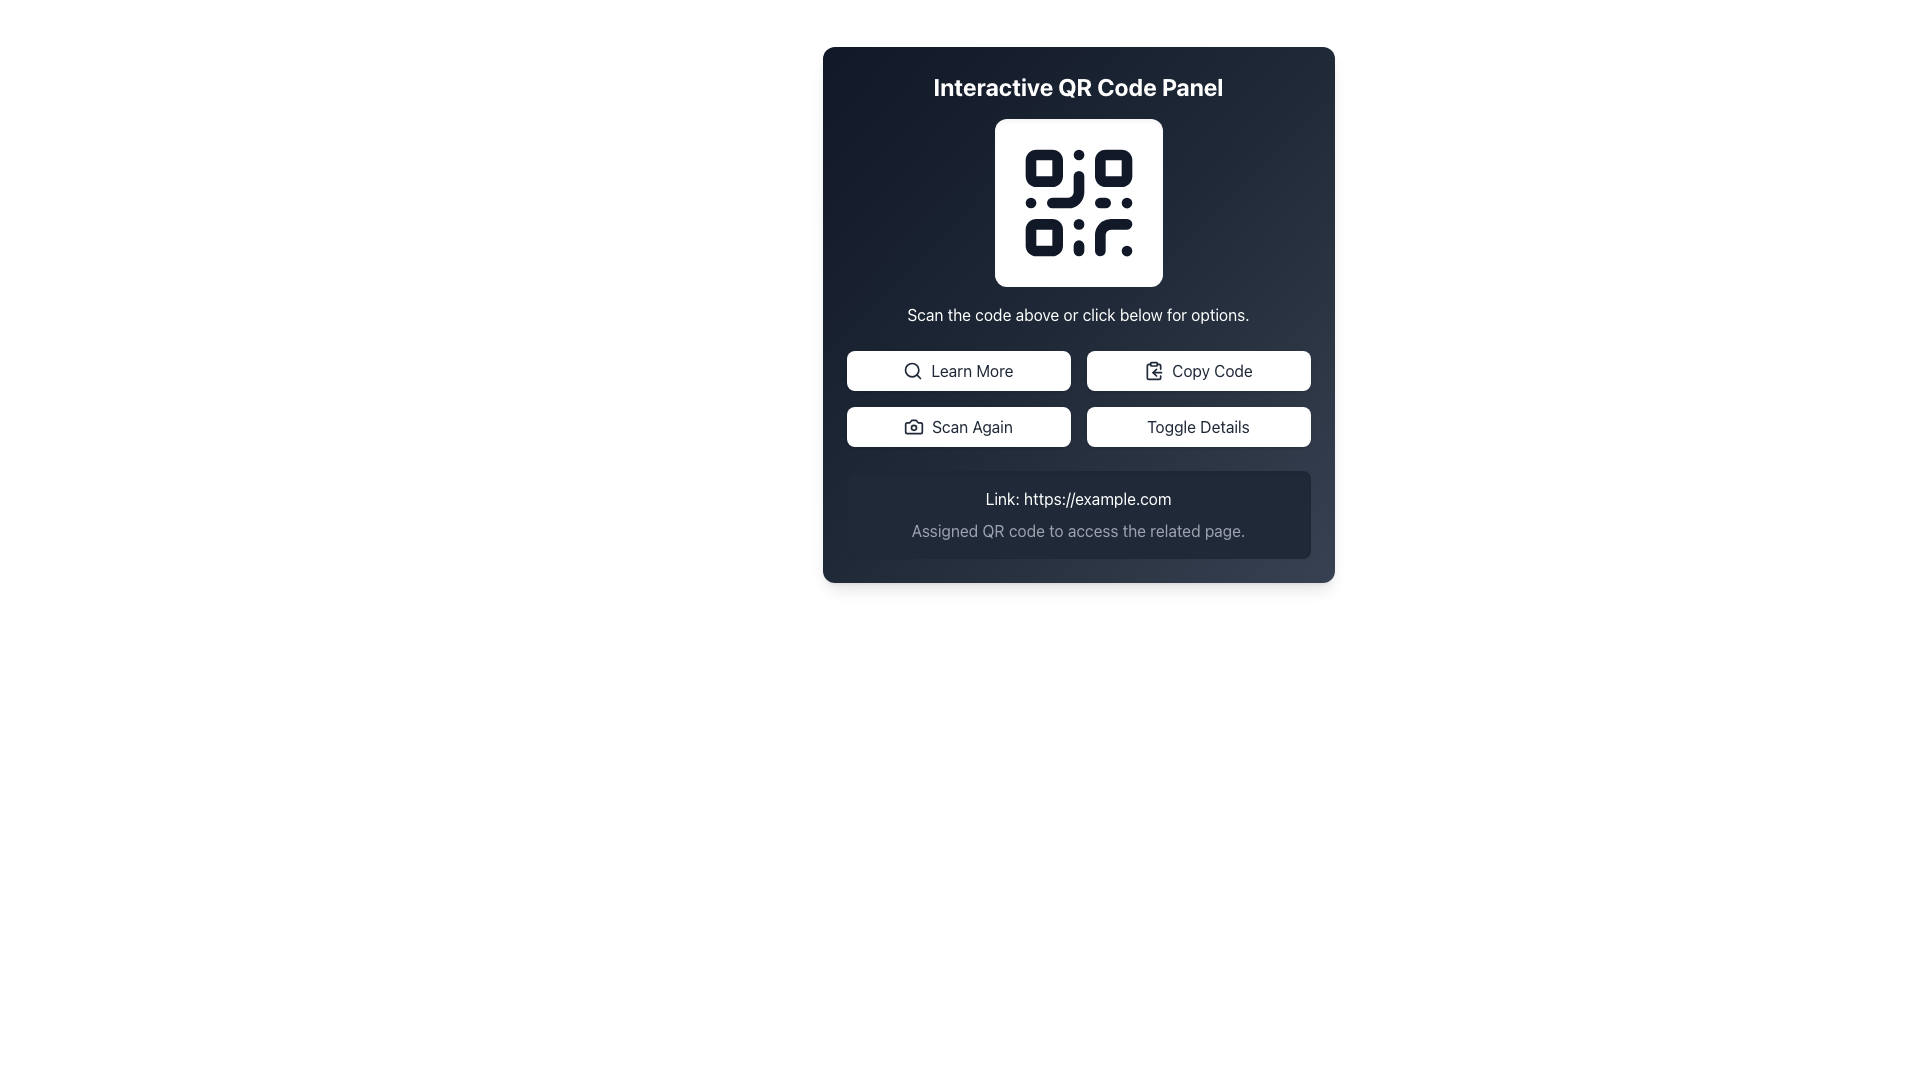 This screenshot has width=1920, height=1080. I want to click on the 'Scan Again' button using keyboard navigation, so click(957, 426).